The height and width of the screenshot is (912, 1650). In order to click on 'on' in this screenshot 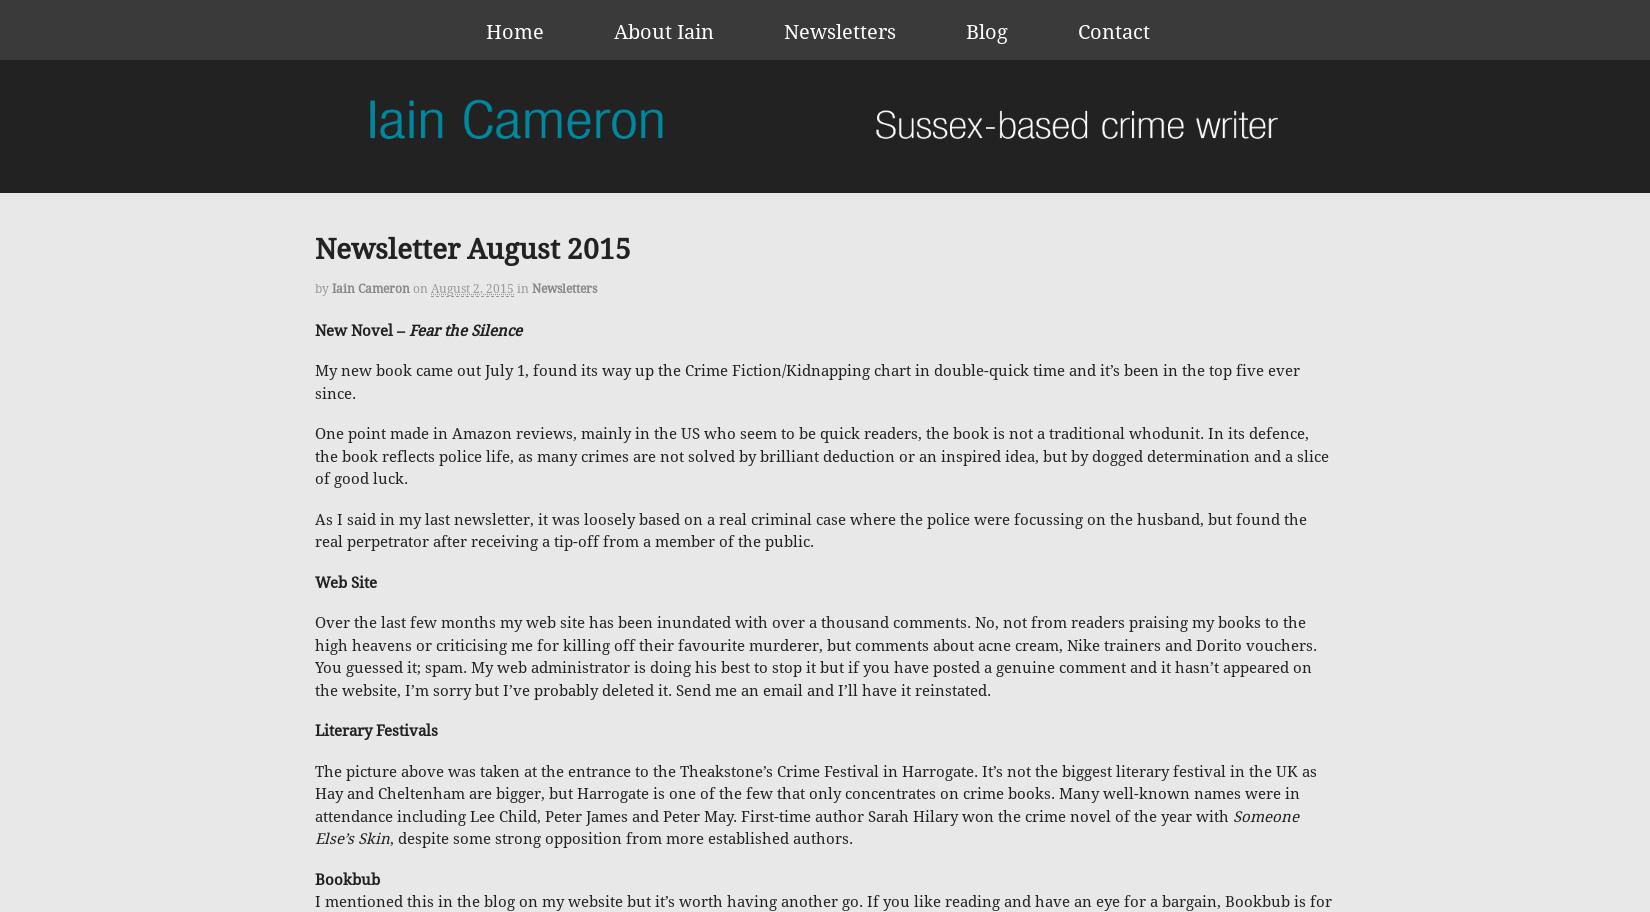, I will do `click(419, 288)`.